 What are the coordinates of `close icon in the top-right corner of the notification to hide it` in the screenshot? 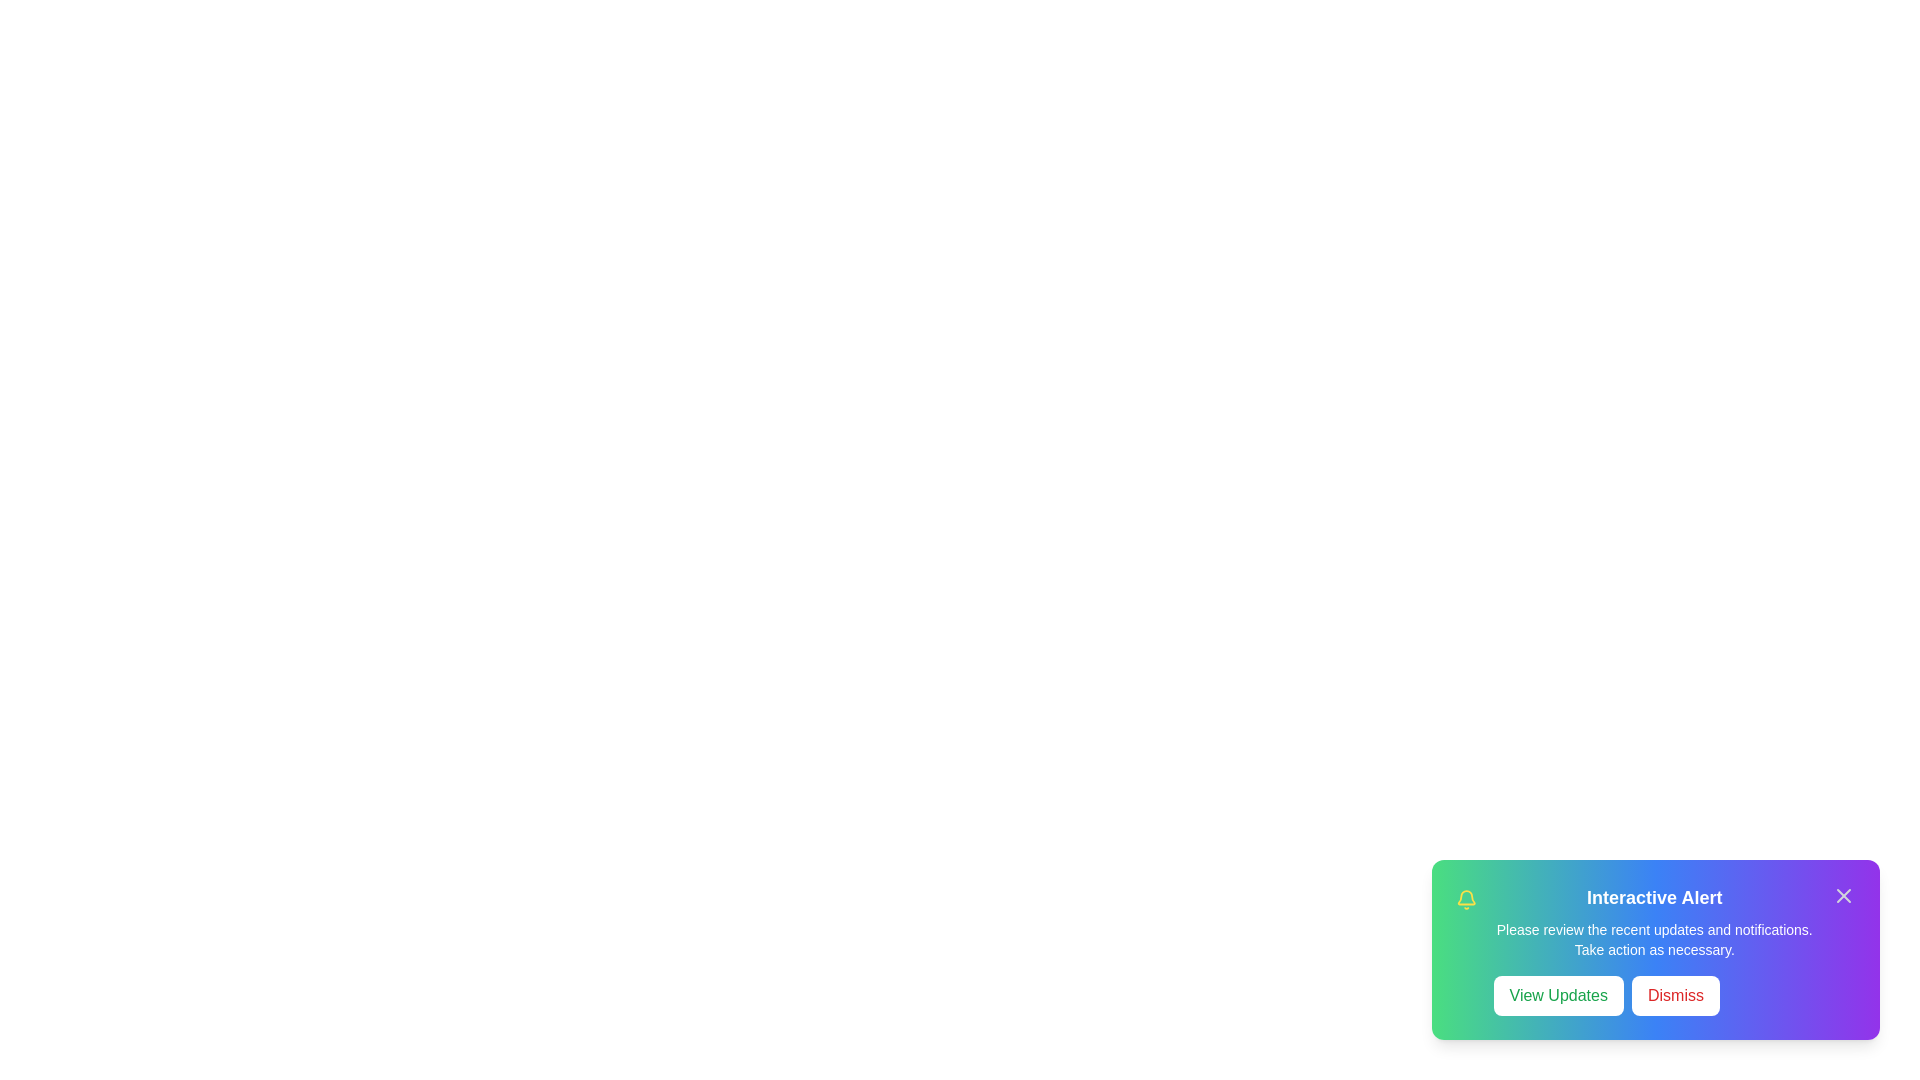 It's located at (1842, 894).